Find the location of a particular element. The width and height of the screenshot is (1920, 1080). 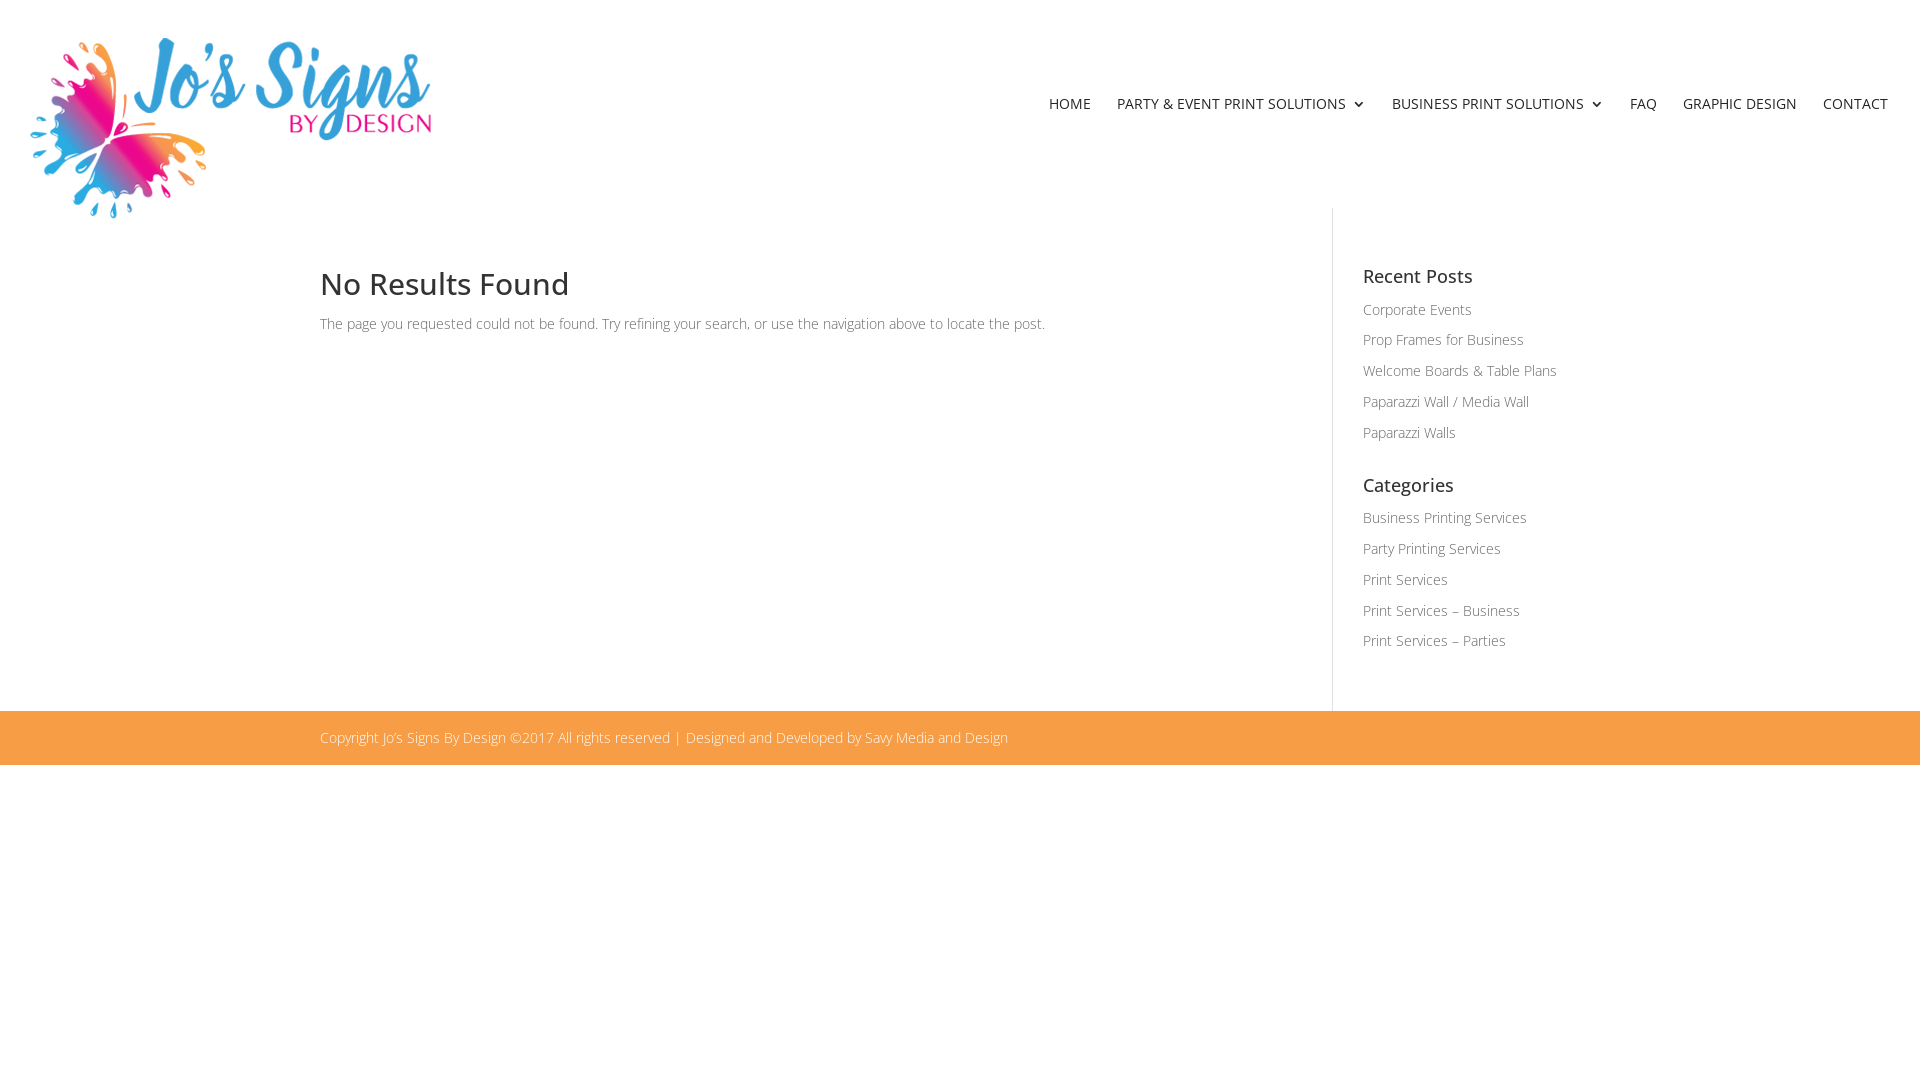

'Print Services' is located at coordinates (1404, 579).